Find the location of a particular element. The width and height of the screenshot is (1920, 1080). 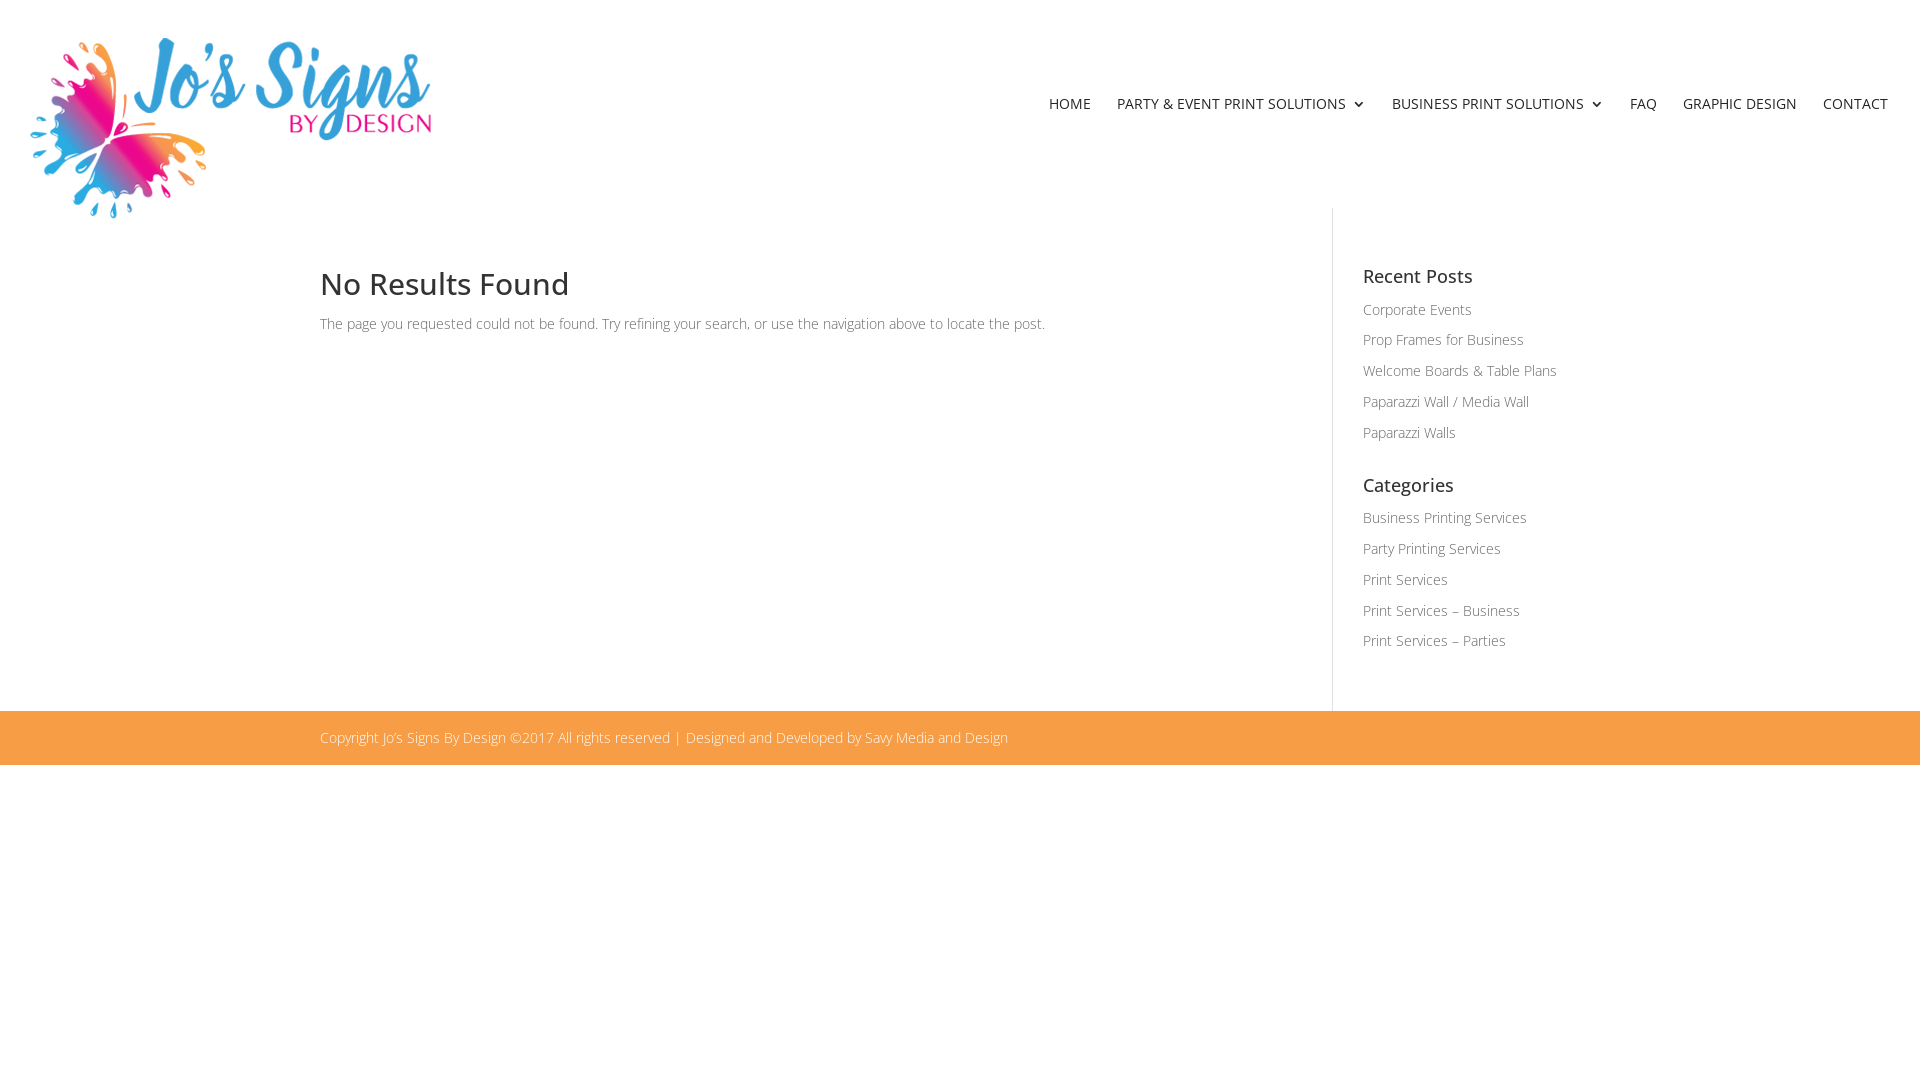

'Print Services' is located at coordinates (1404, 579).